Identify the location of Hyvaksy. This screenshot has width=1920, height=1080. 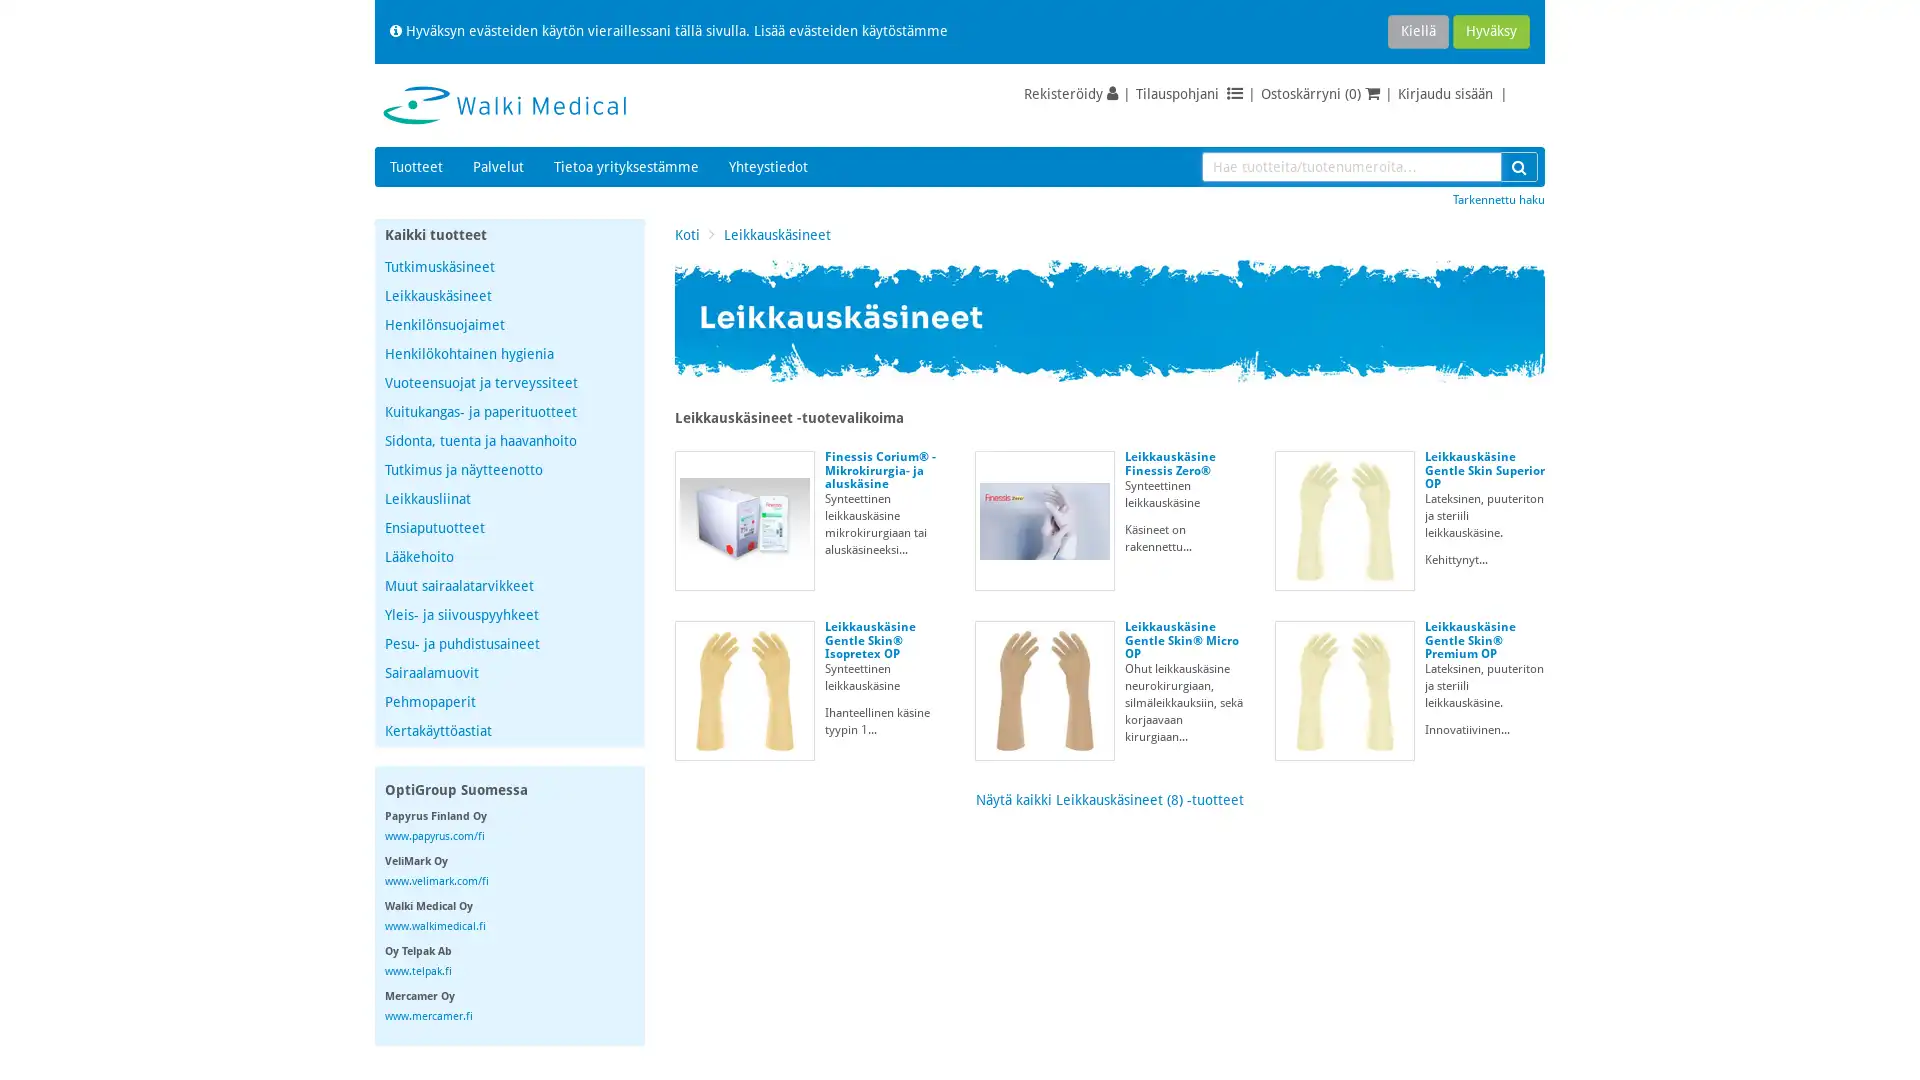
(1491, 31).